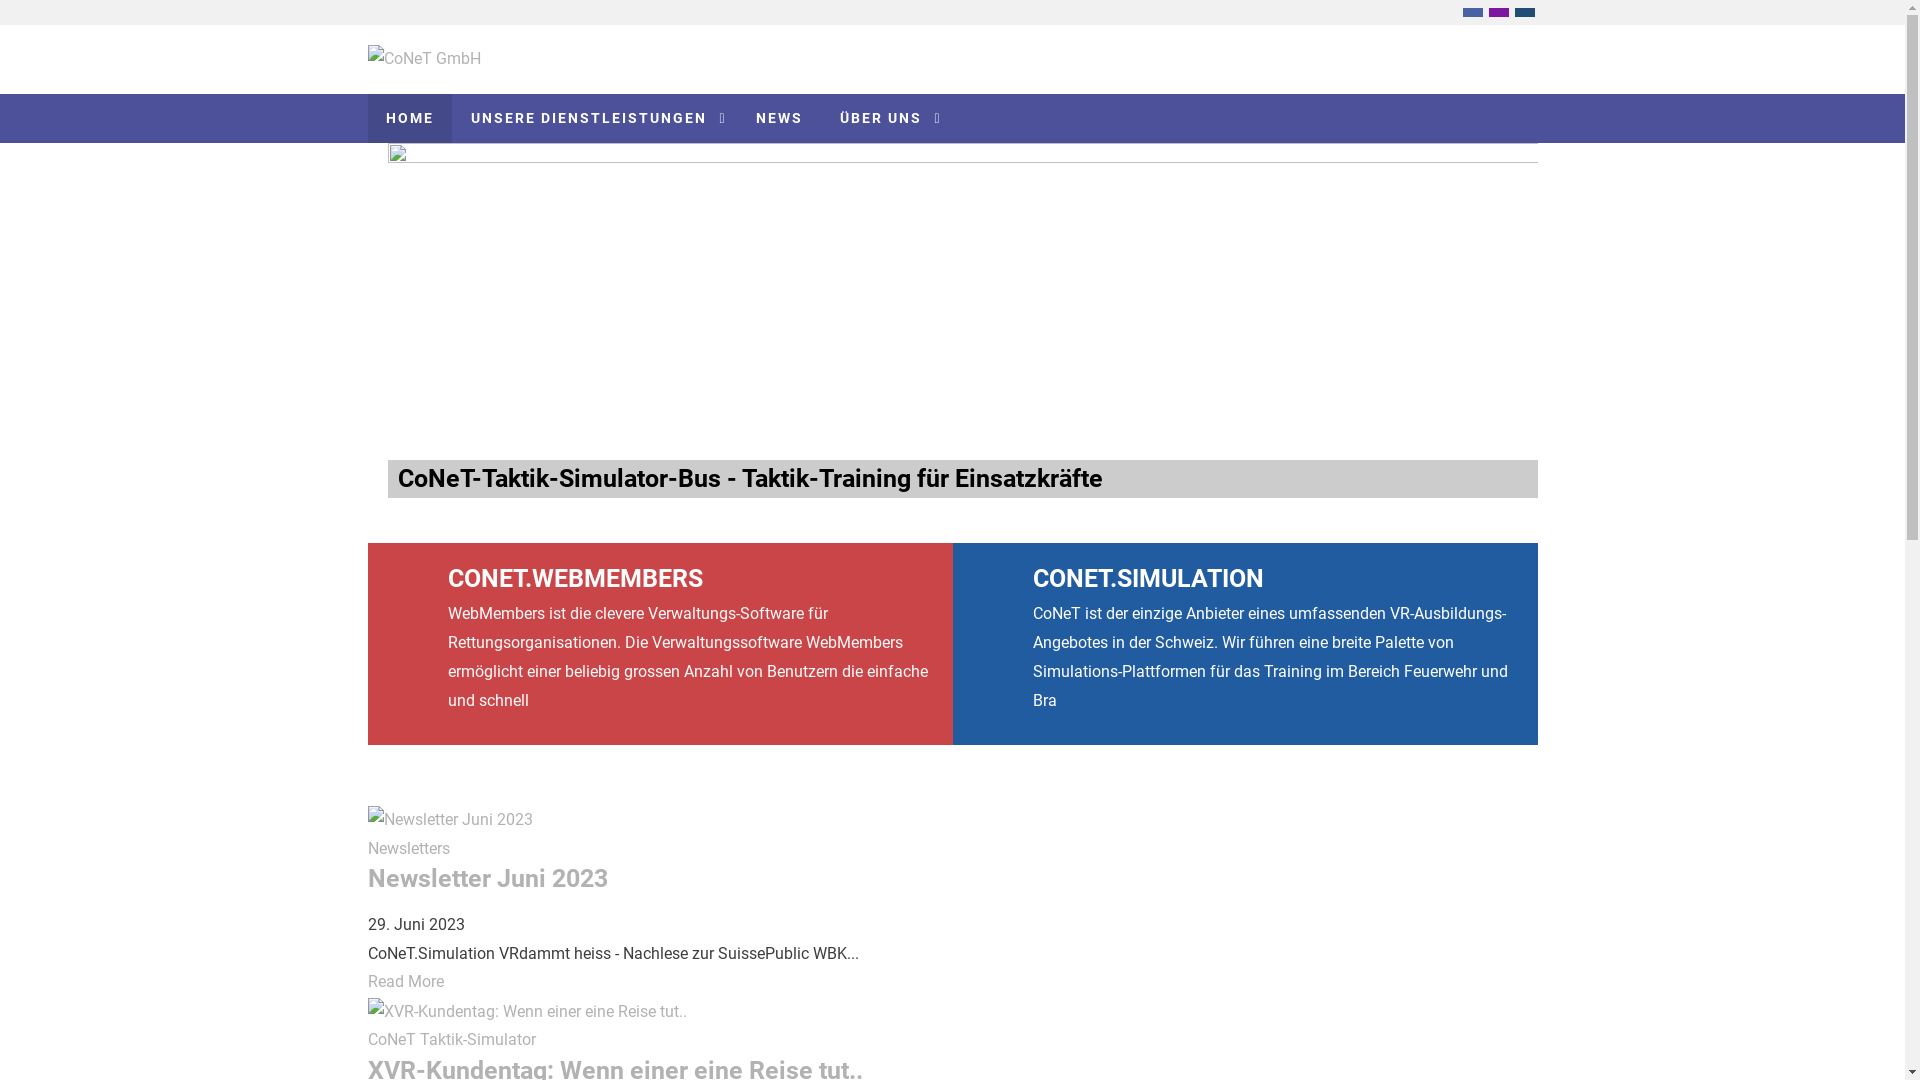 The height and width of the screenshot is (1080, 1920). I want to click on 'UNSERE DIENSTLEISTUNGEN', so click(593, 118).